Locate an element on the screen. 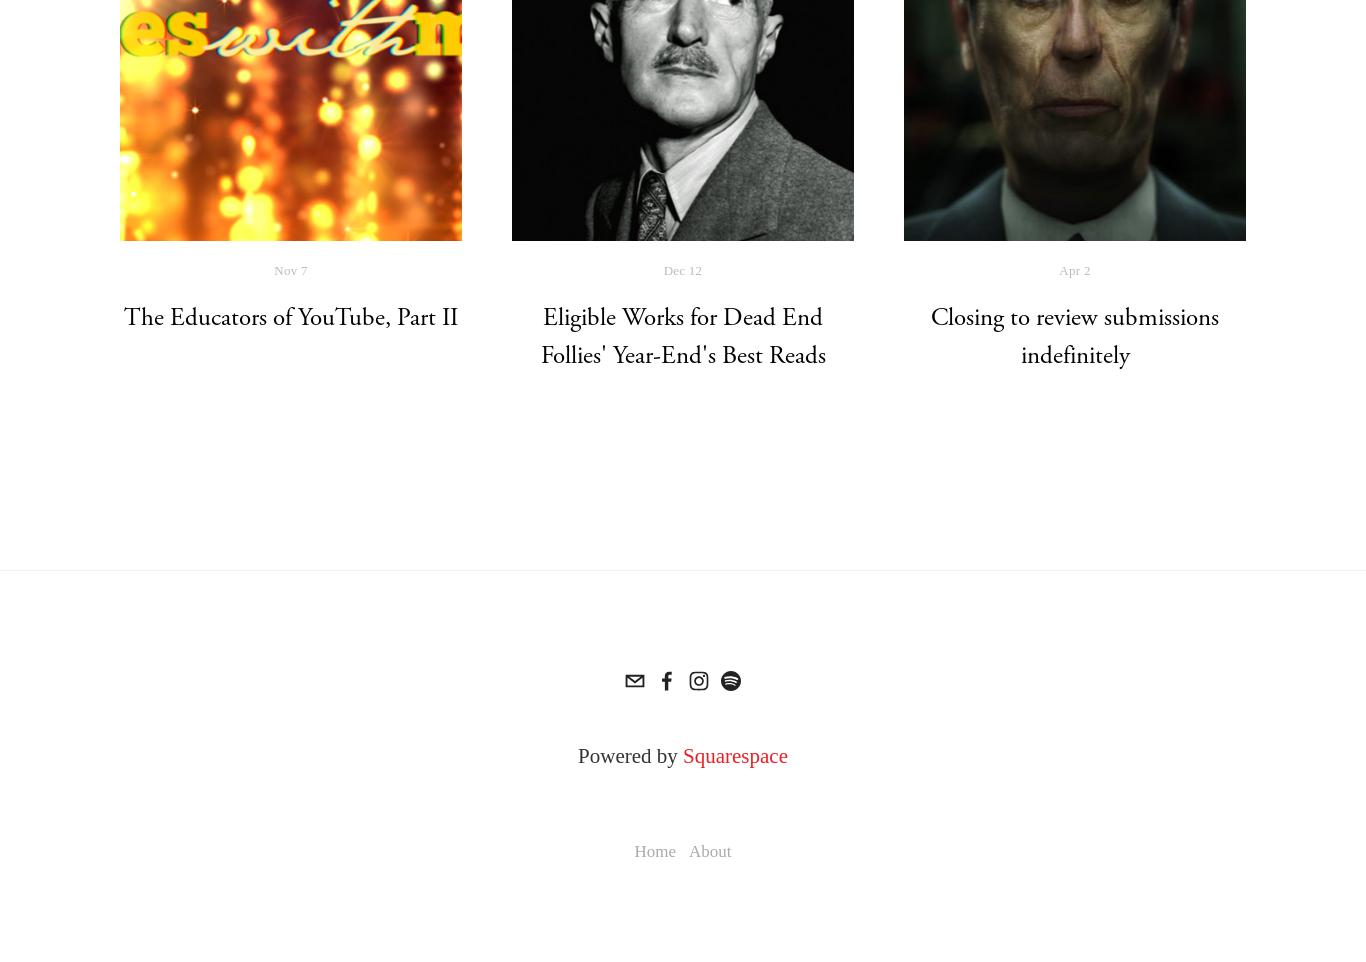  '2' is located at coordinates (1085, 269).